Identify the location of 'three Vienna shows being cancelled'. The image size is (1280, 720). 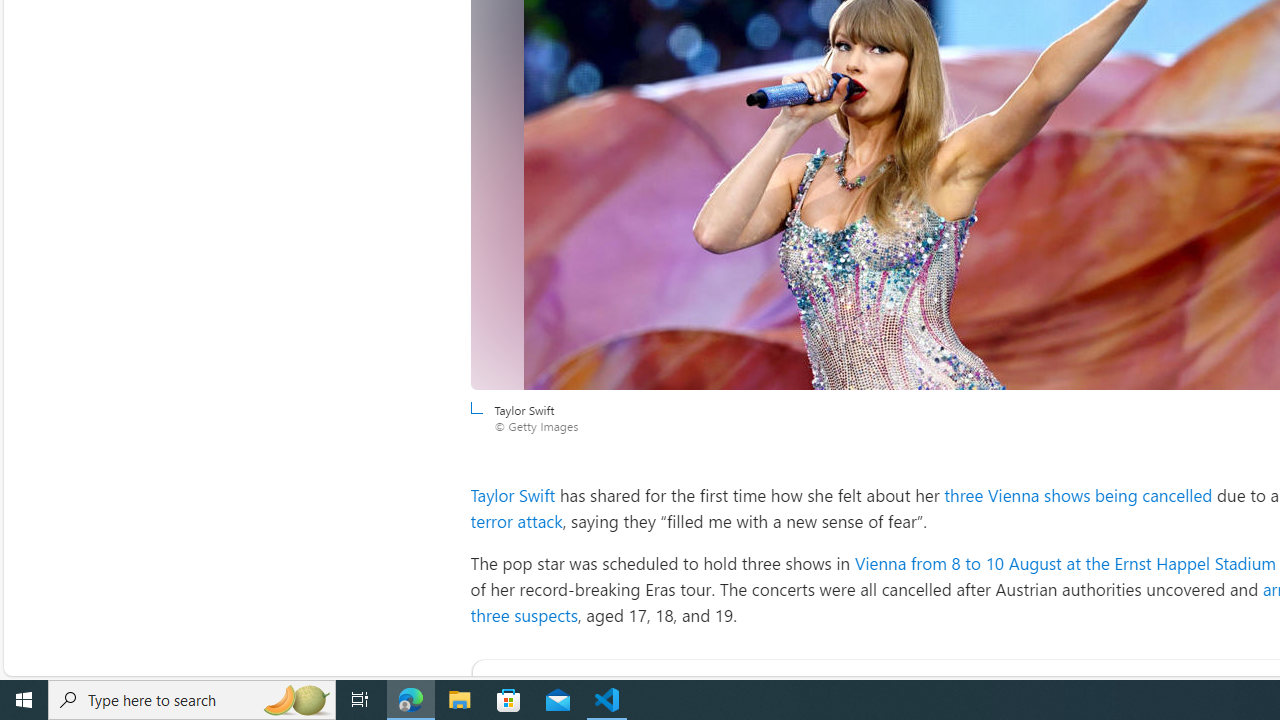
(1078, 495).